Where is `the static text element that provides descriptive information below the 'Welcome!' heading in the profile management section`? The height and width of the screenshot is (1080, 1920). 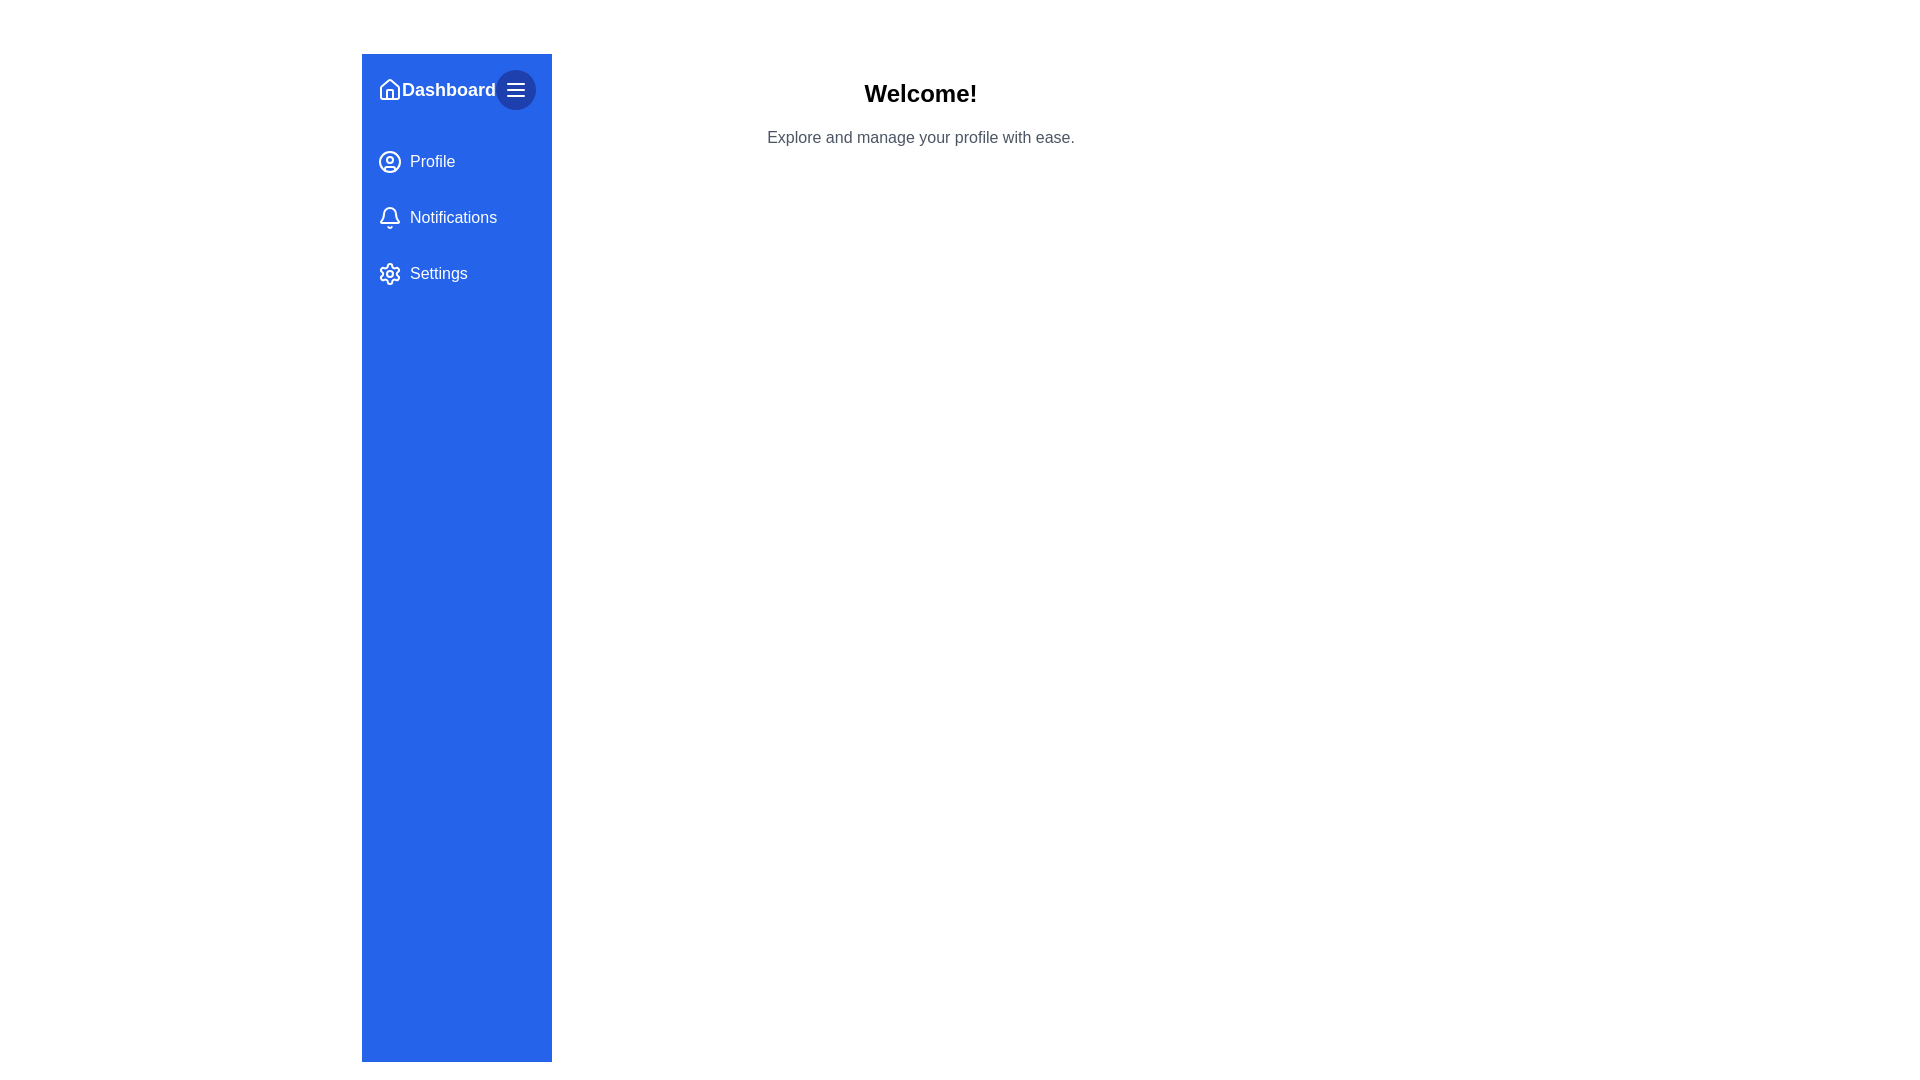 the static text element that provides descriptive information below the 'Welcome!' heading in the profile management section is located at coordinates (920, 137).